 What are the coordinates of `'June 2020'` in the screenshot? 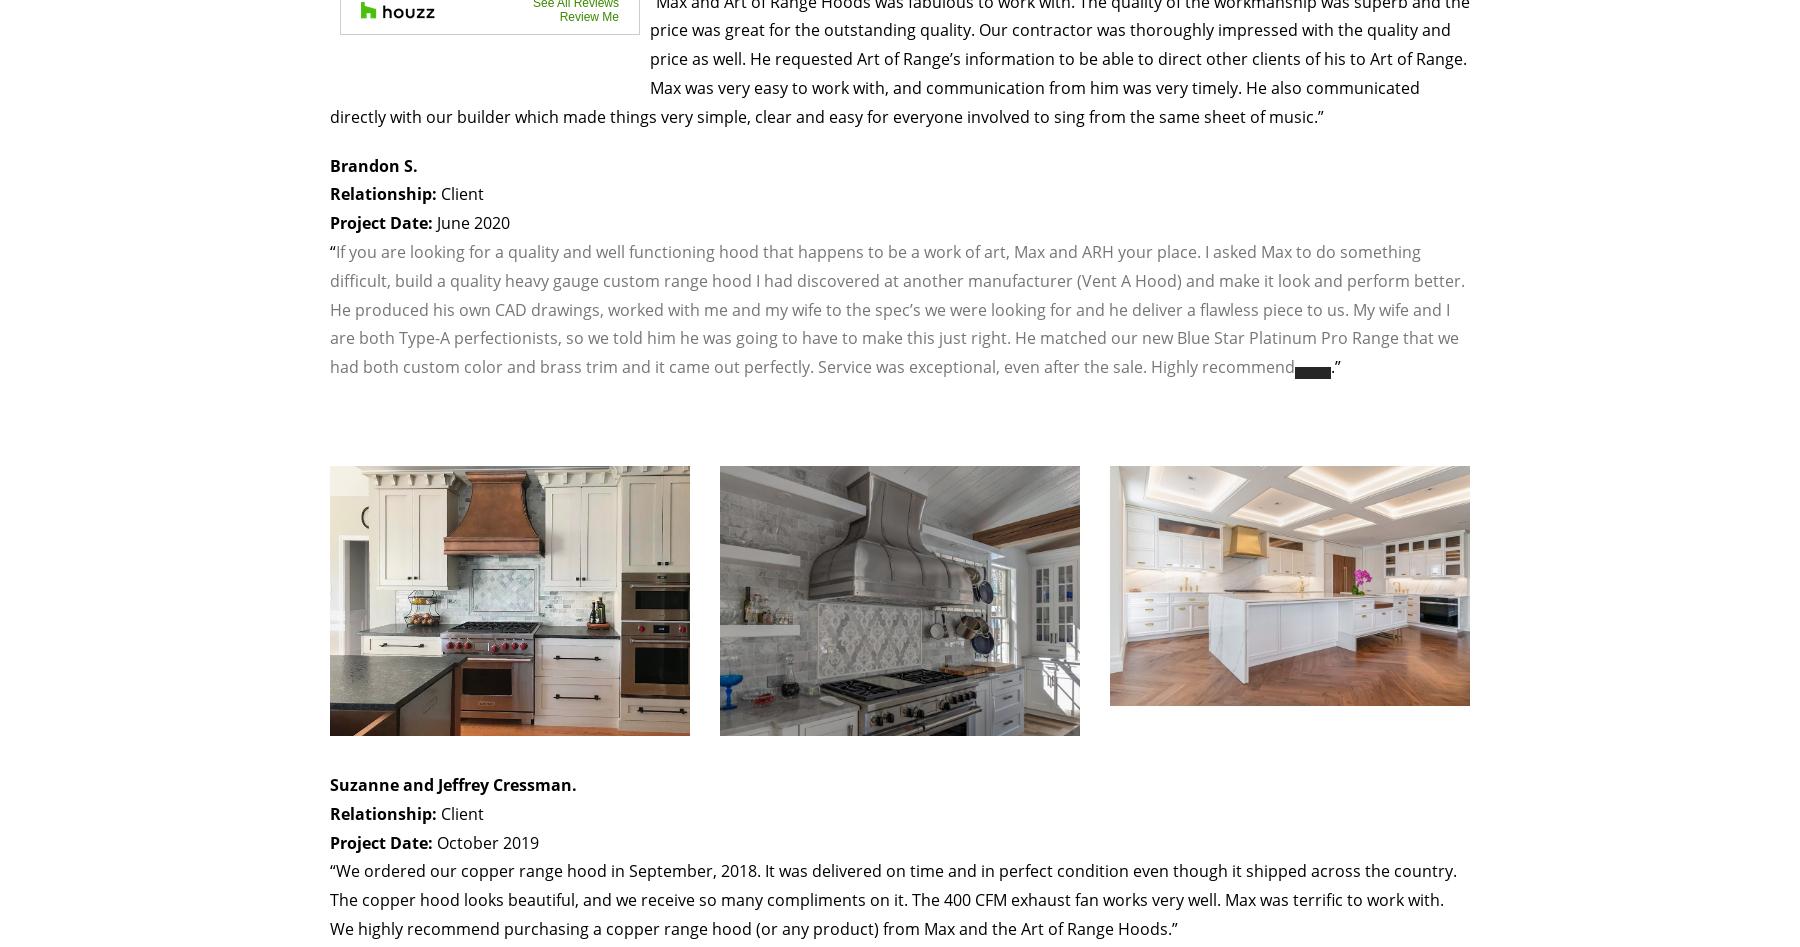 It's located at (470, 223).